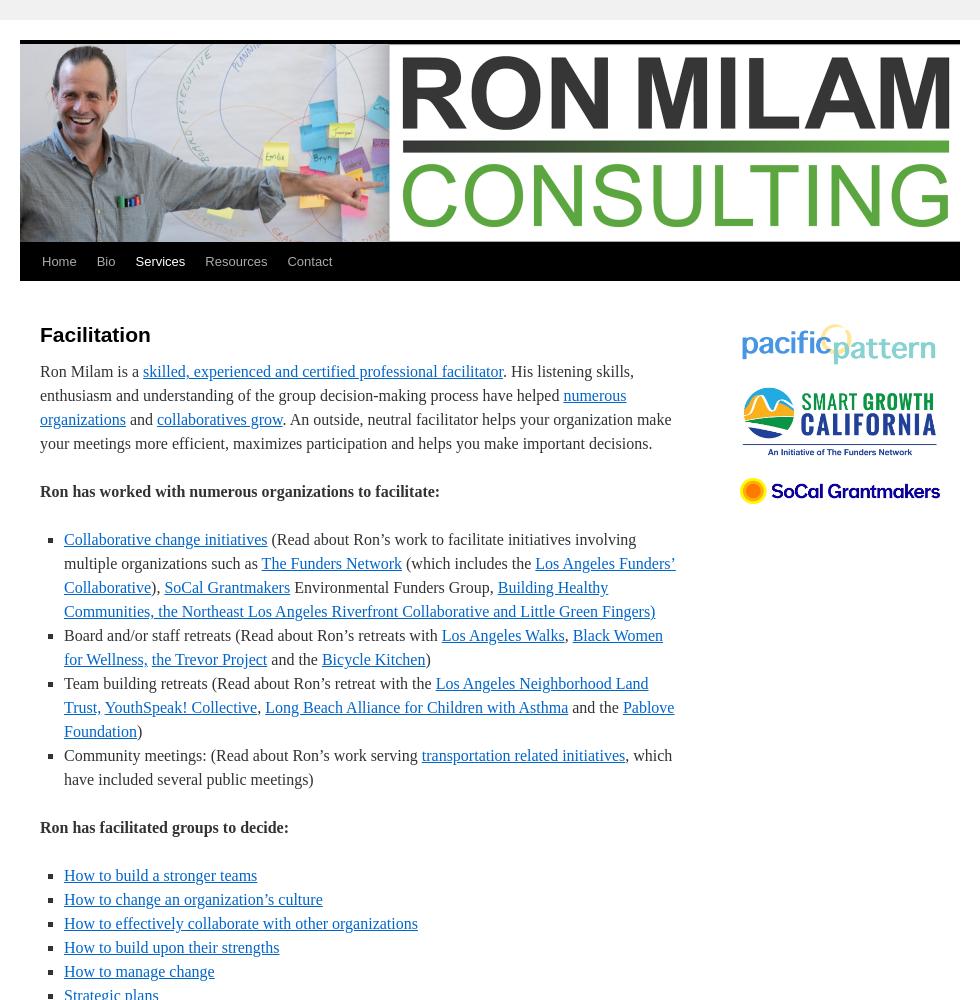 The image size is (980, 1000). I want to click on 'Environmental Funders Group,', so click(393, 586).